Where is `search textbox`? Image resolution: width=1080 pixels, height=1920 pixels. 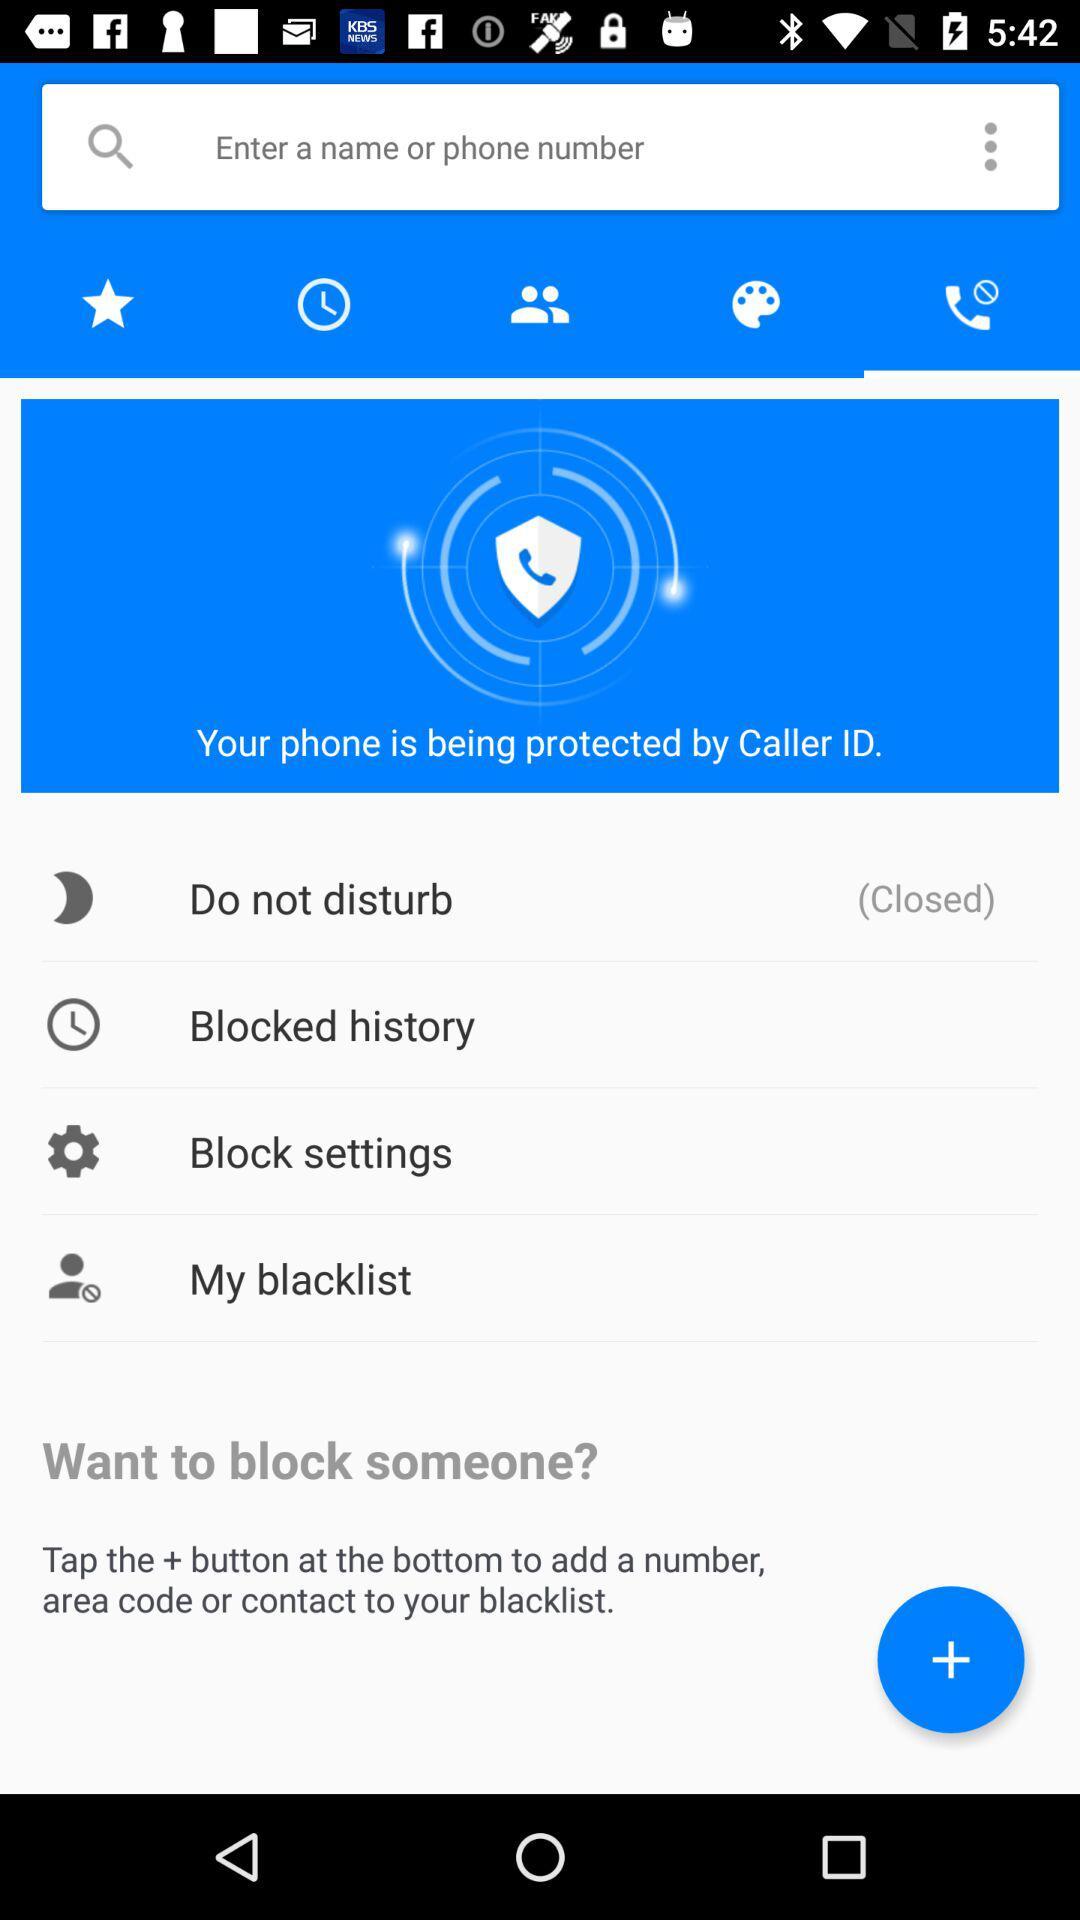
search textbox is located at coordinates (579, 145).